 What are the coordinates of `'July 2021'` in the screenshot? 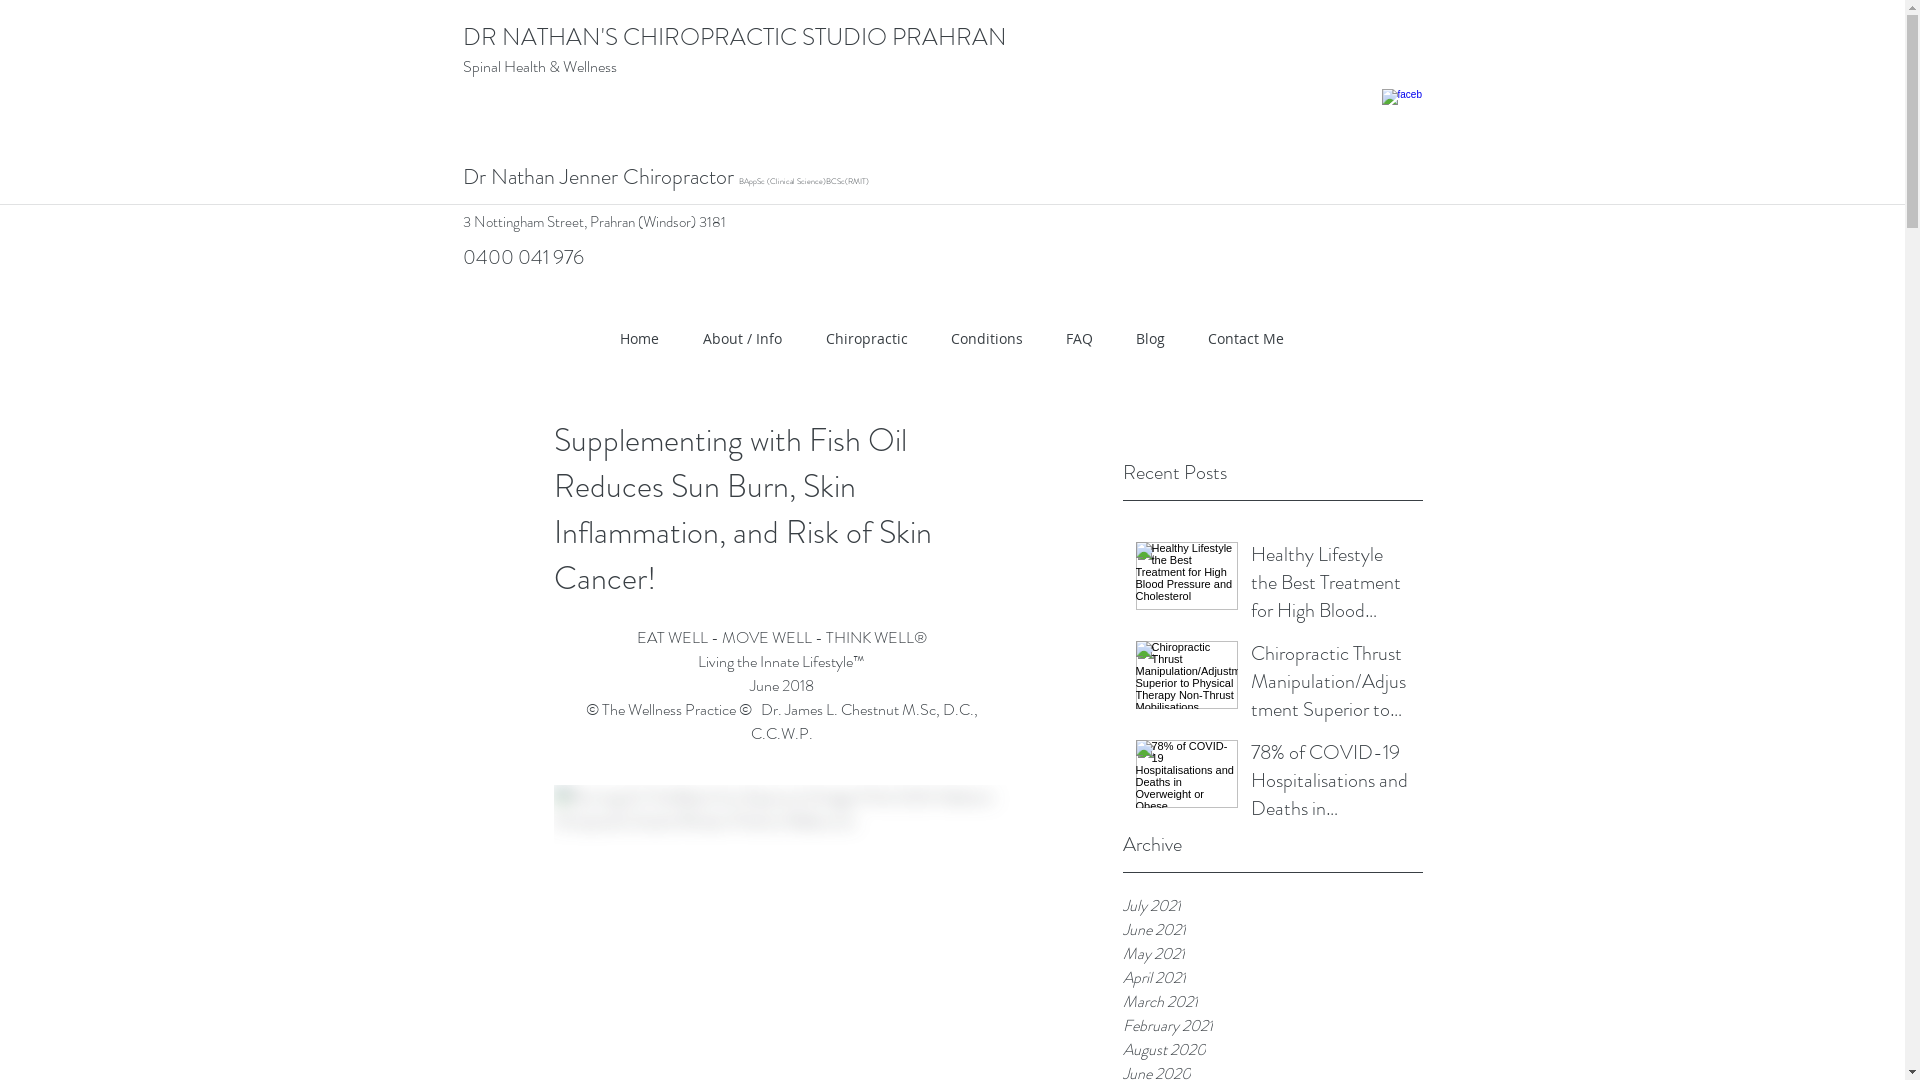 It's located at (1271, 906).